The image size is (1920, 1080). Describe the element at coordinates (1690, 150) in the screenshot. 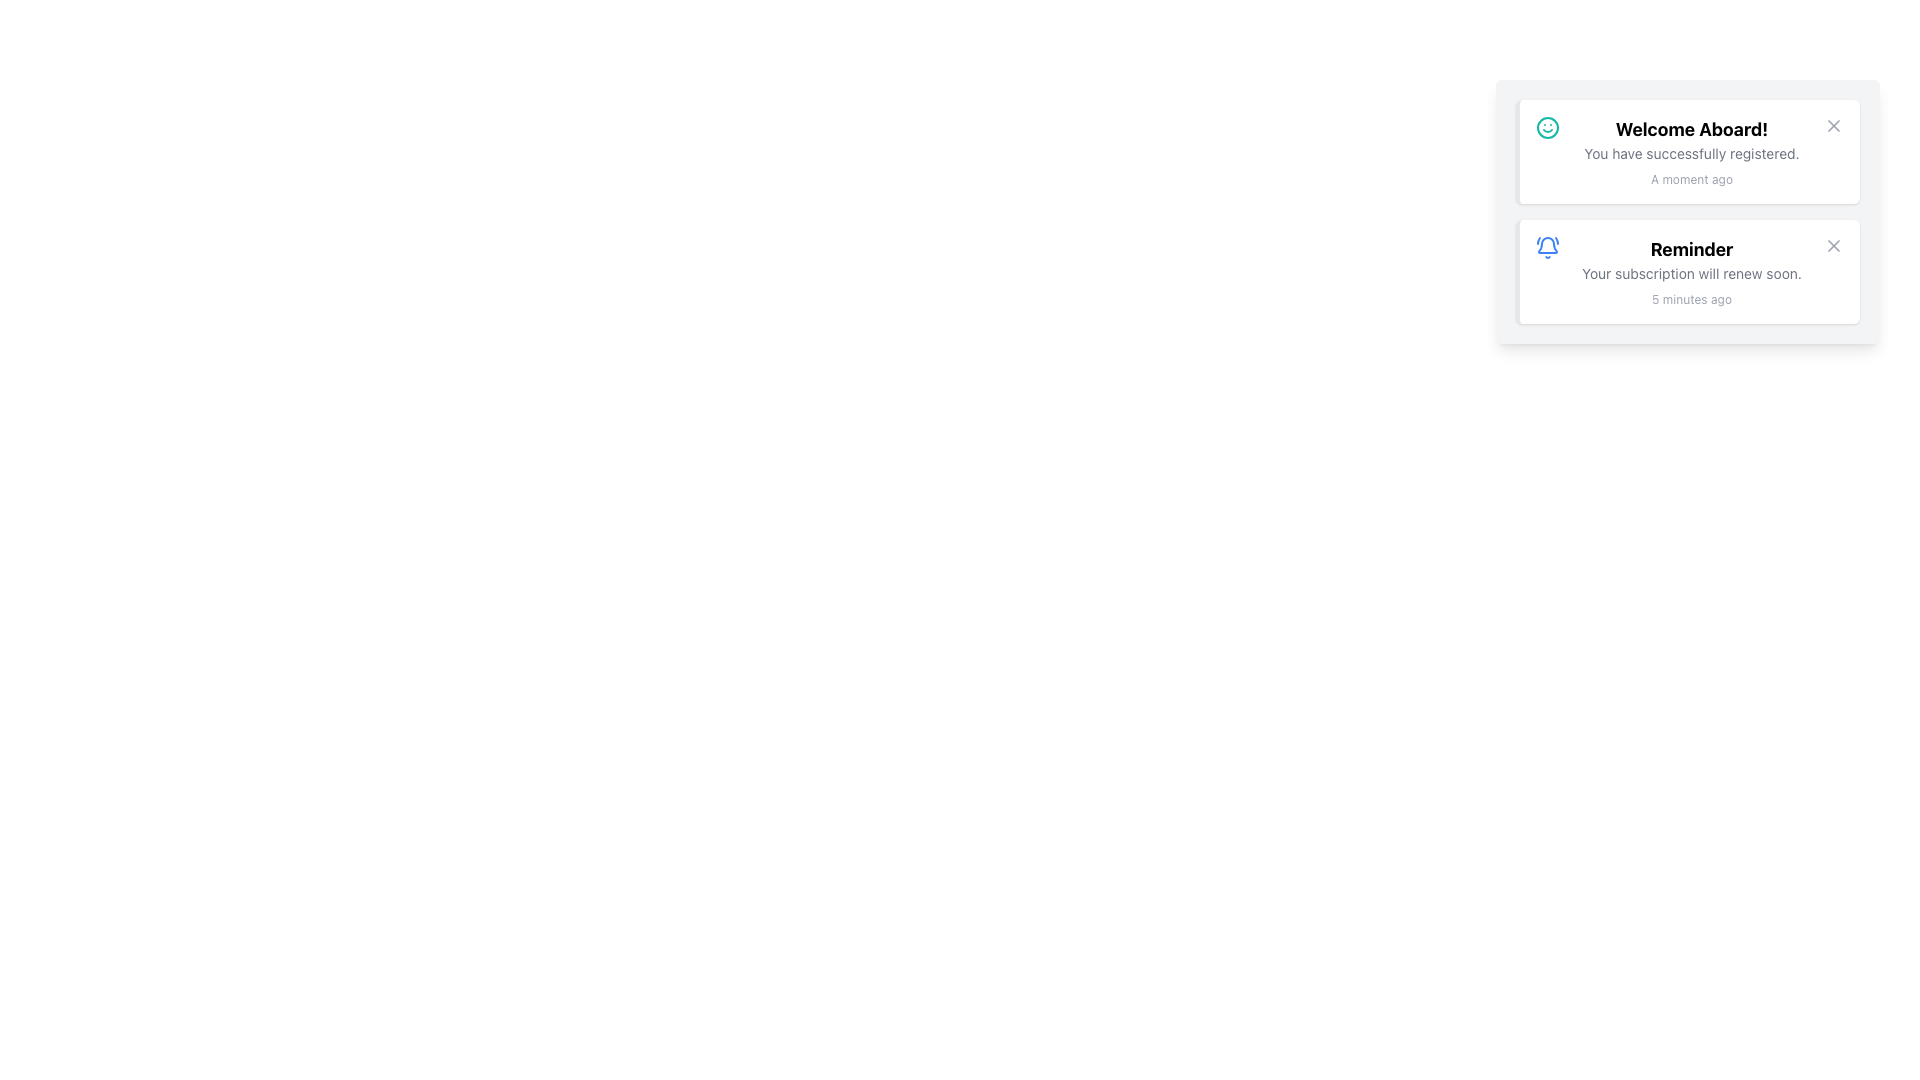

I see `the notification message indicating successful registration, which is located at the top of the notification card, positioned to the right of a smiley face icon and to the left of a close button` at that location.